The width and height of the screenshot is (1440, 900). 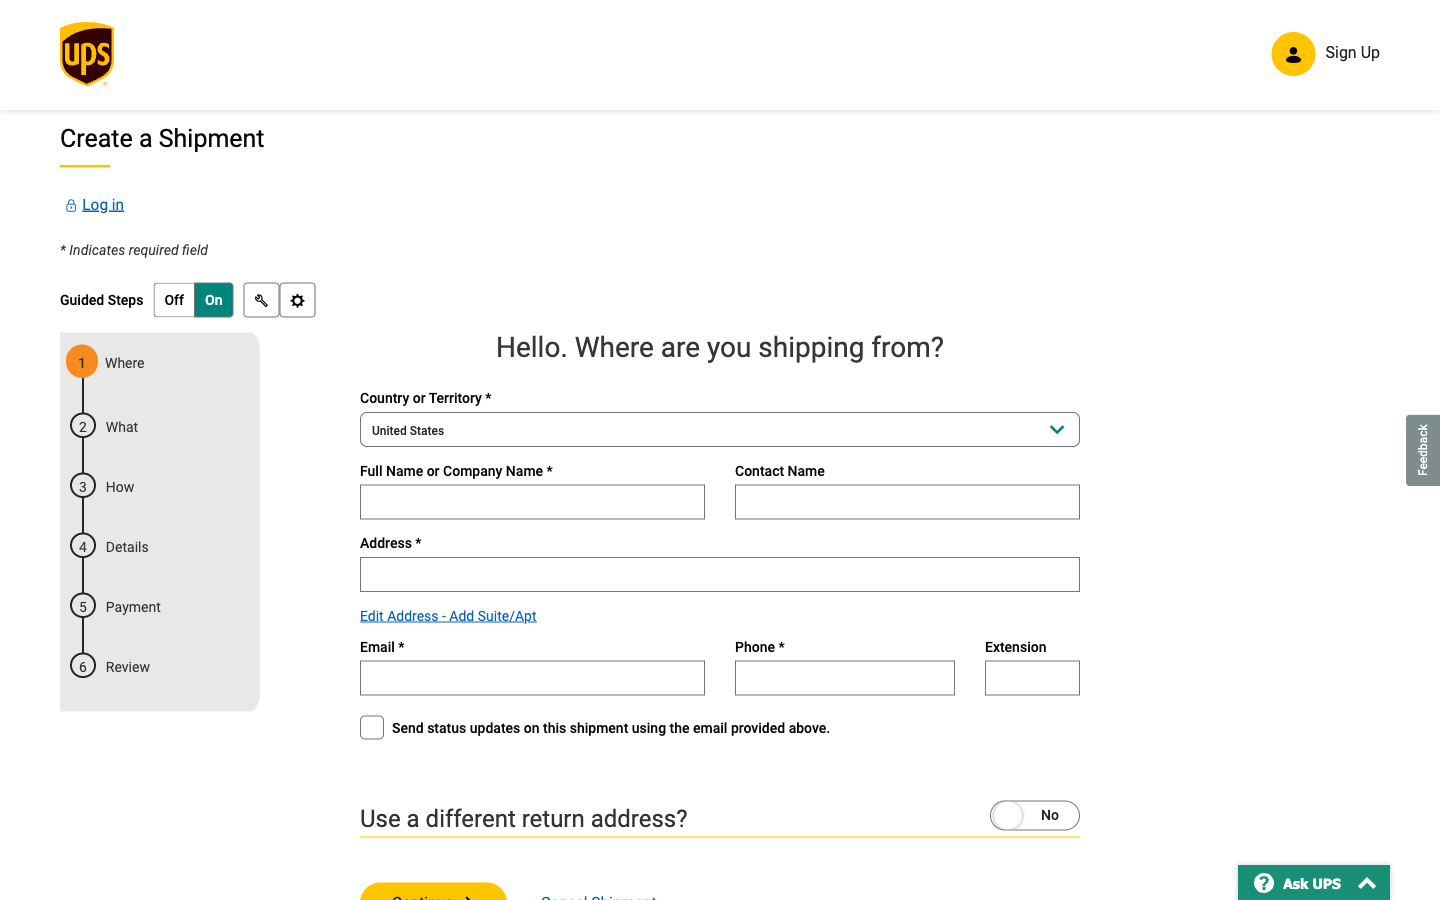 What do you see at coordinates (86, 59) in the screenshot?
I see `Return to the start page of UPS` at bounding box center [86, 59].